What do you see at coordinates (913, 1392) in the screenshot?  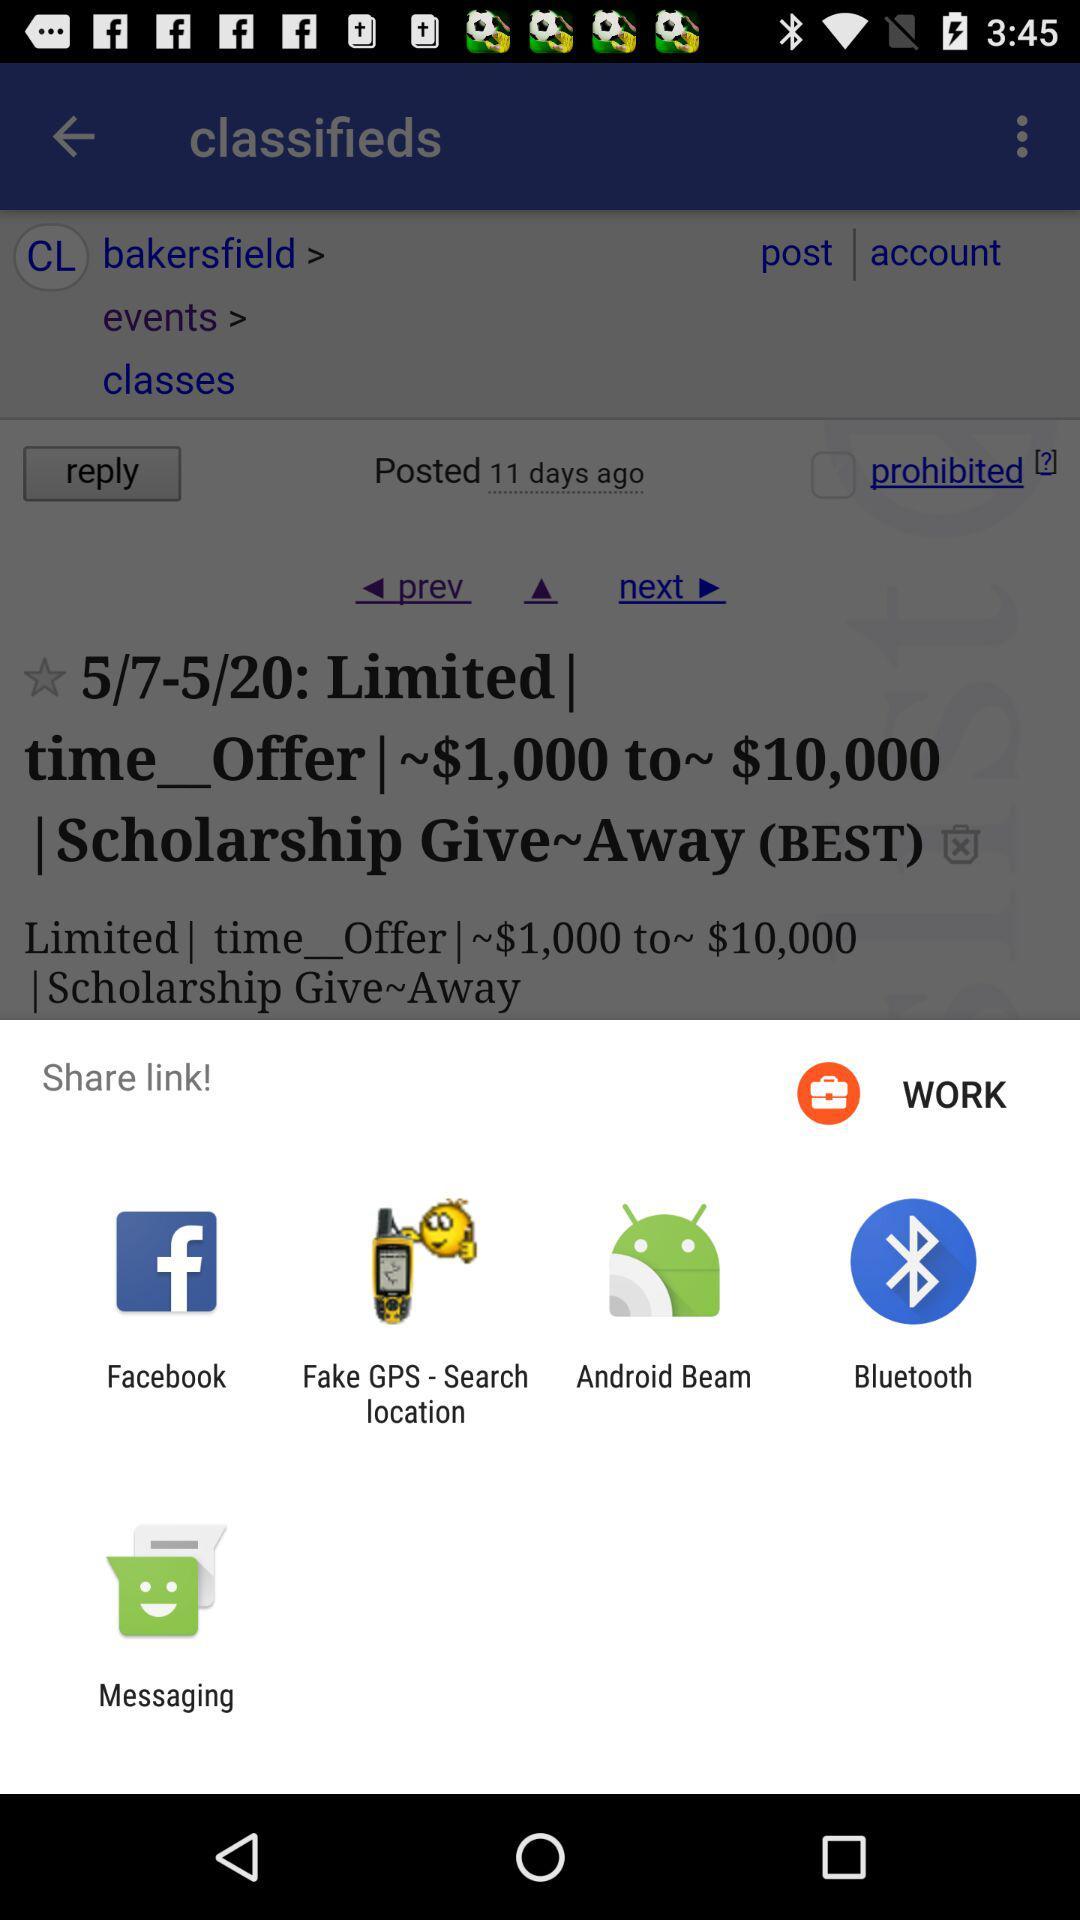 I see `bluetooth app` at bounding box center [913, 1392].